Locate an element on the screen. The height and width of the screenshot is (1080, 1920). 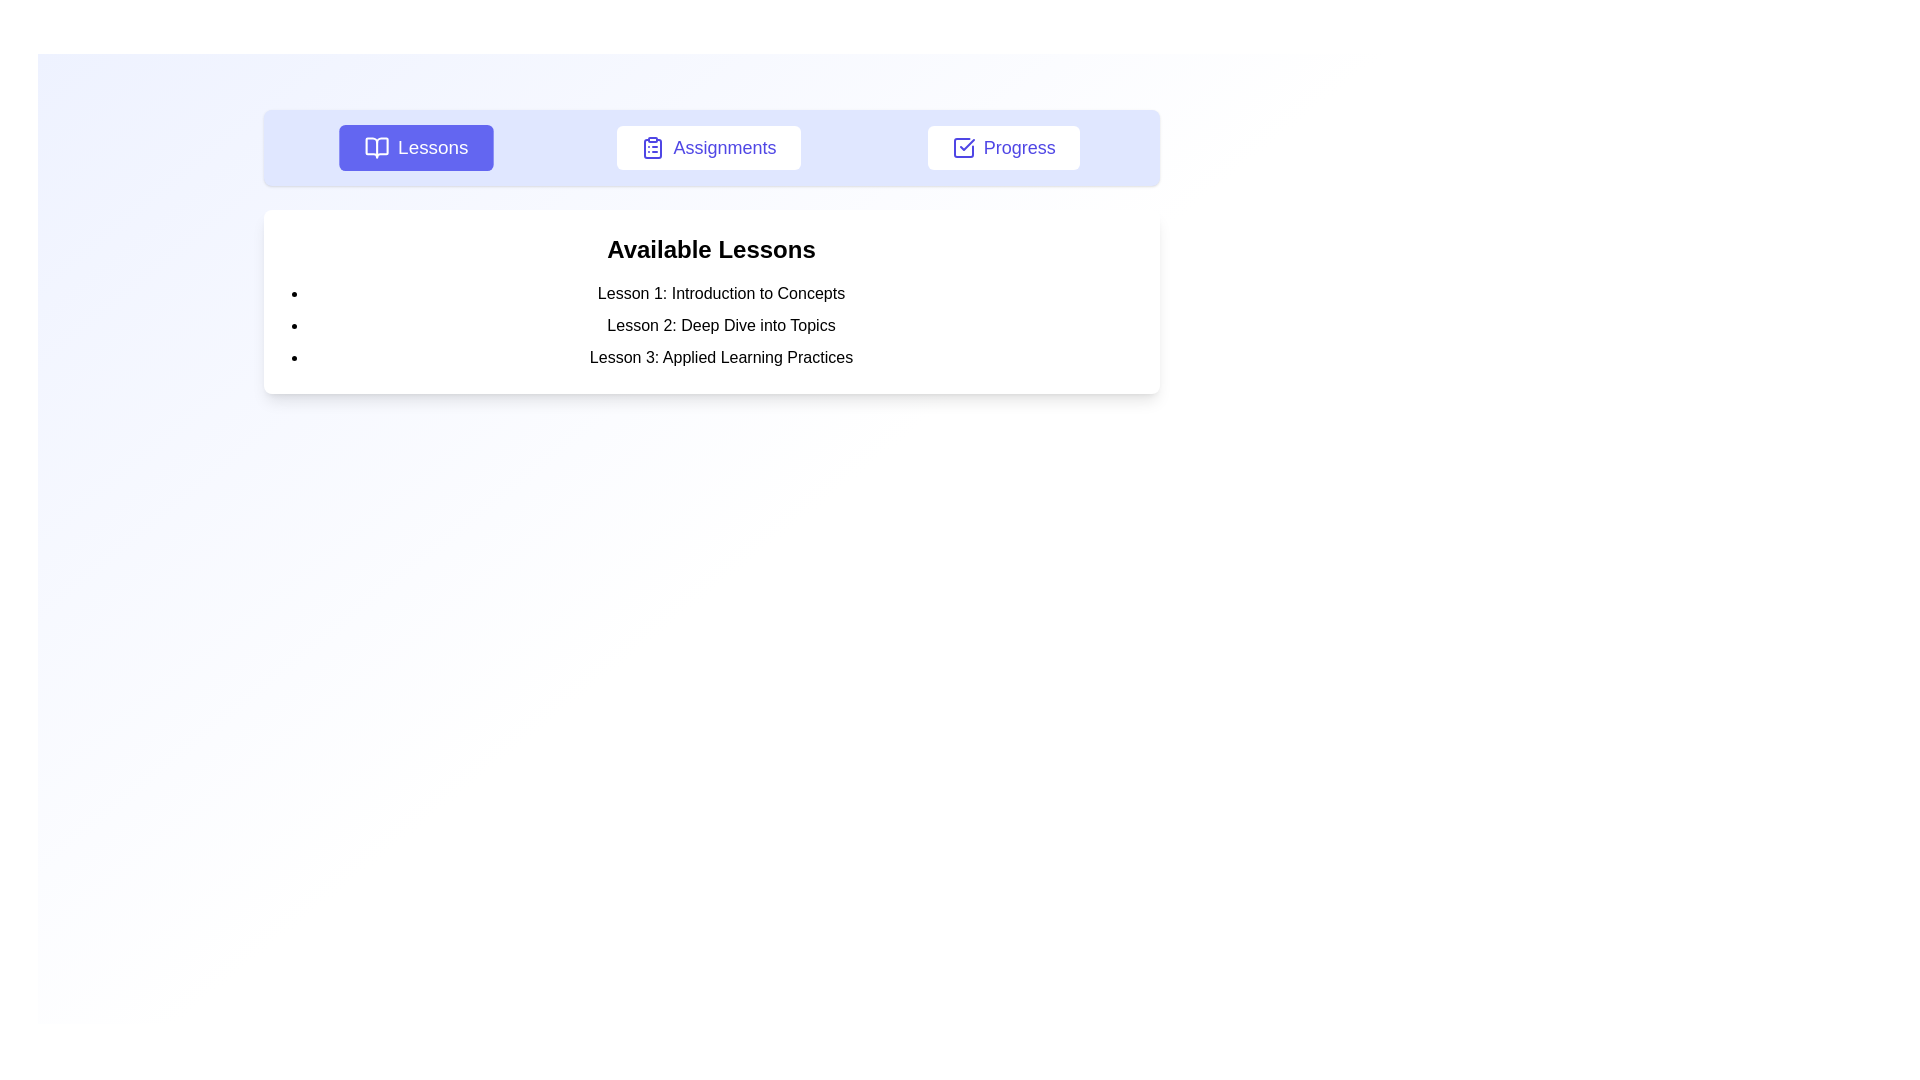
the checked status icon located within the 'Progress' button in the header area of the interface is located at coordinates (967, 144).